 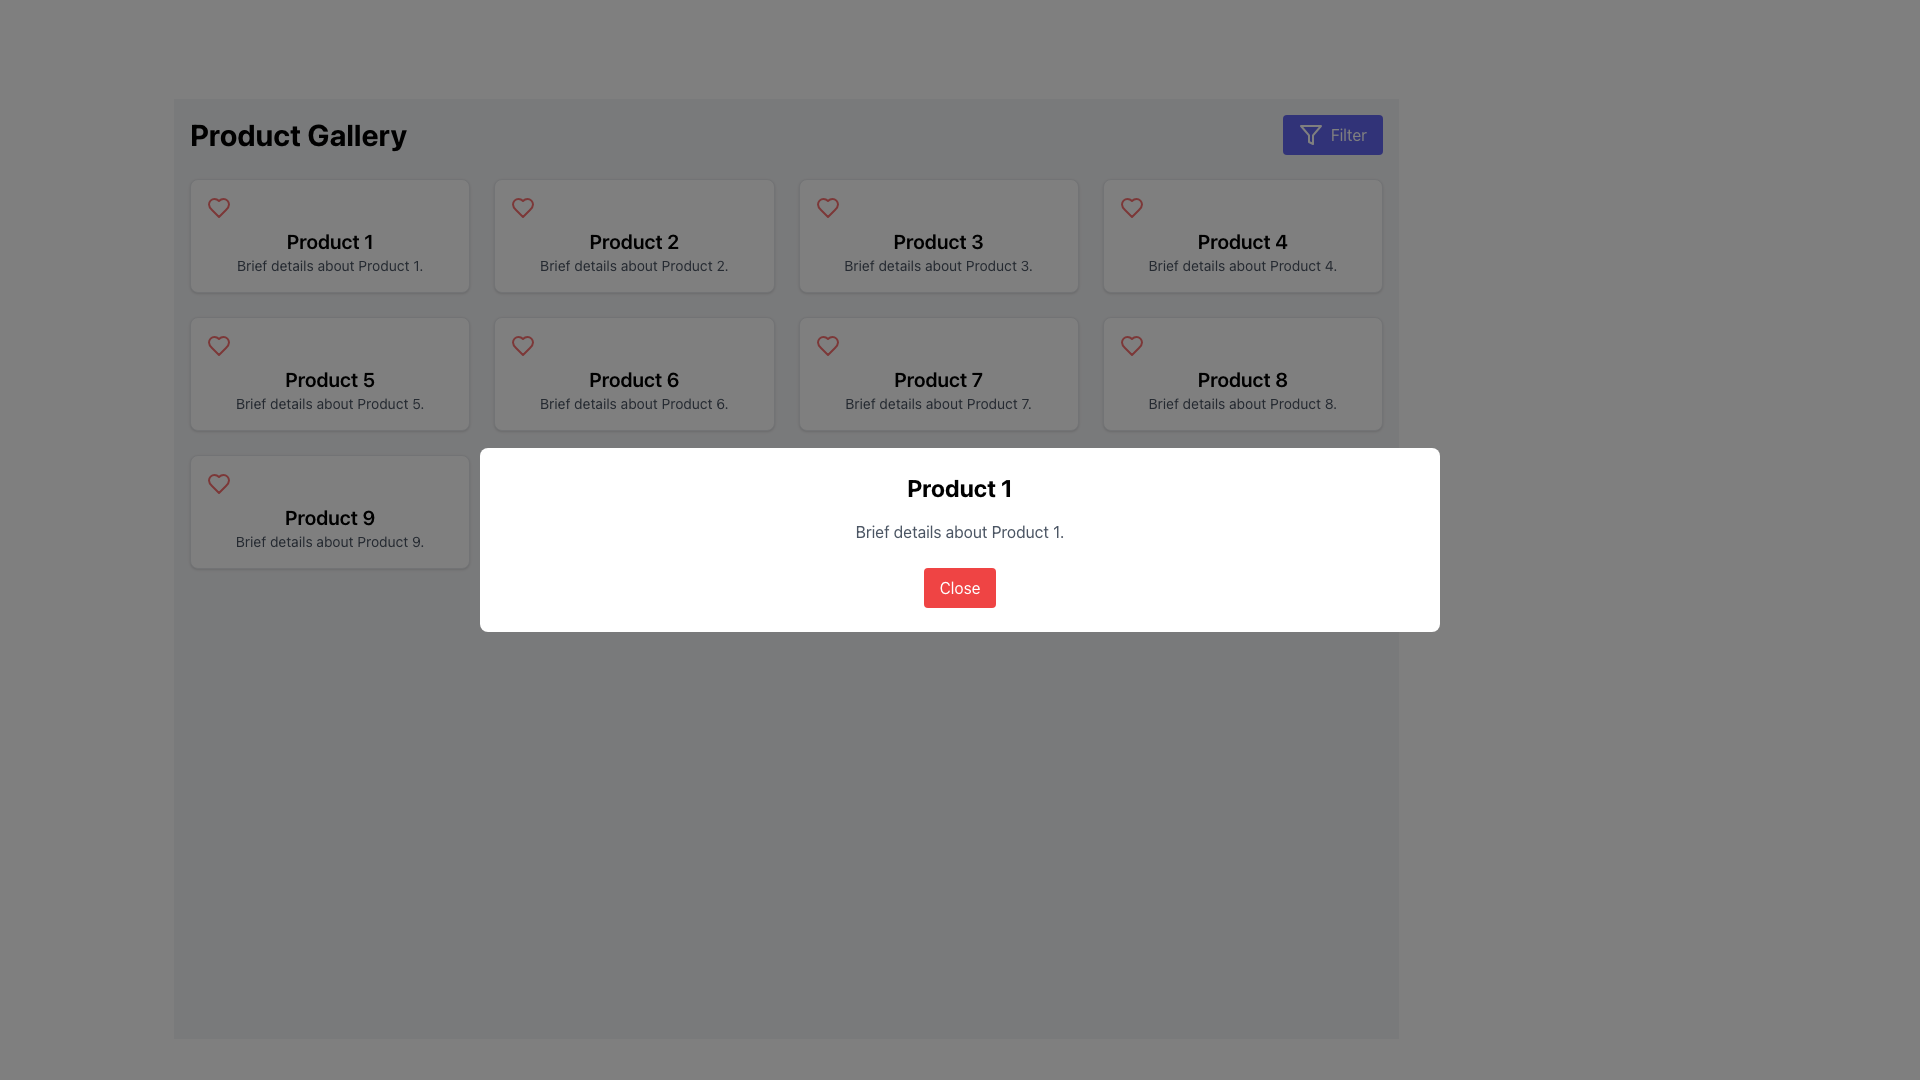 I want to click on the 'Filter' button with a blue background and white text, located at the top-right corner of the interface, so click(x=1332, y=135).